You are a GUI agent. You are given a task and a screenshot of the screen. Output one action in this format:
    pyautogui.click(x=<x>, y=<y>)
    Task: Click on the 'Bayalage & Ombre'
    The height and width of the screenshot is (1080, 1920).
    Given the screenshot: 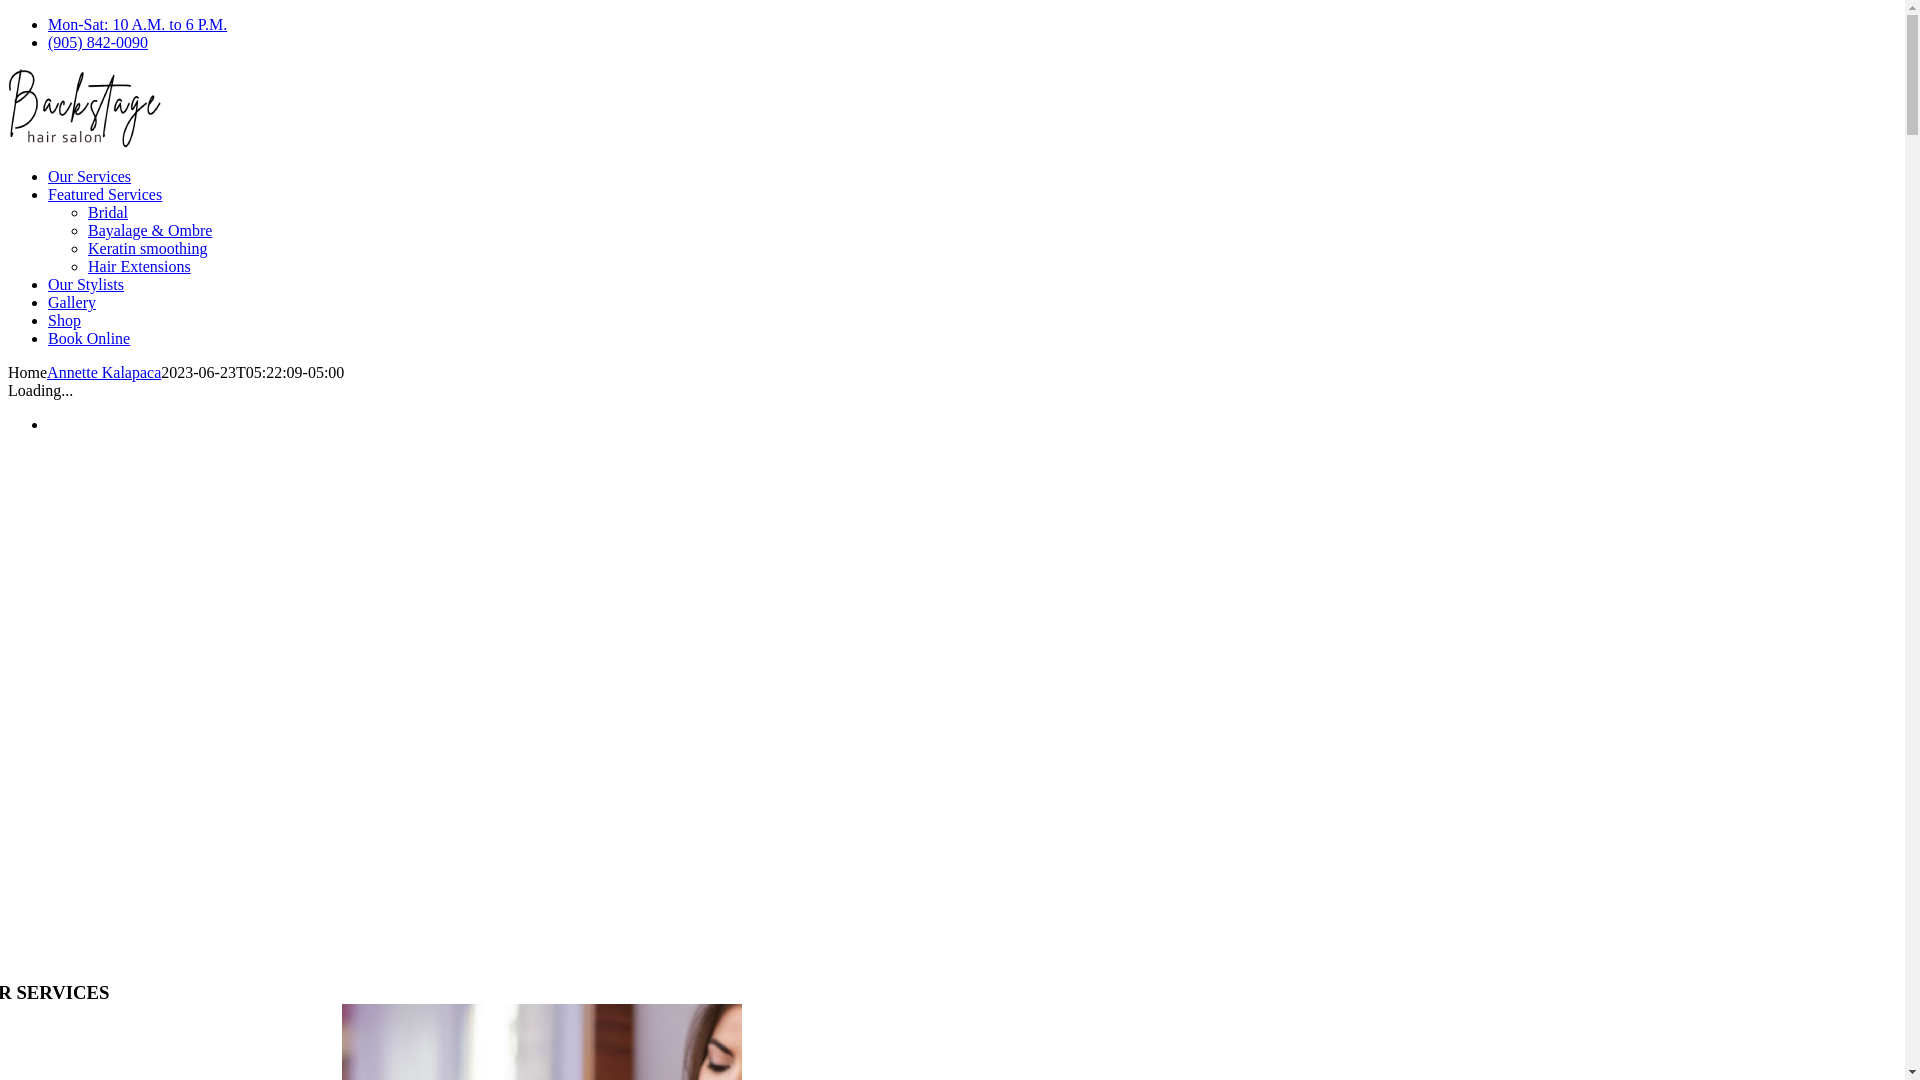 What is the action you would take?
    pyautogui.click(x=148, y=229)
    